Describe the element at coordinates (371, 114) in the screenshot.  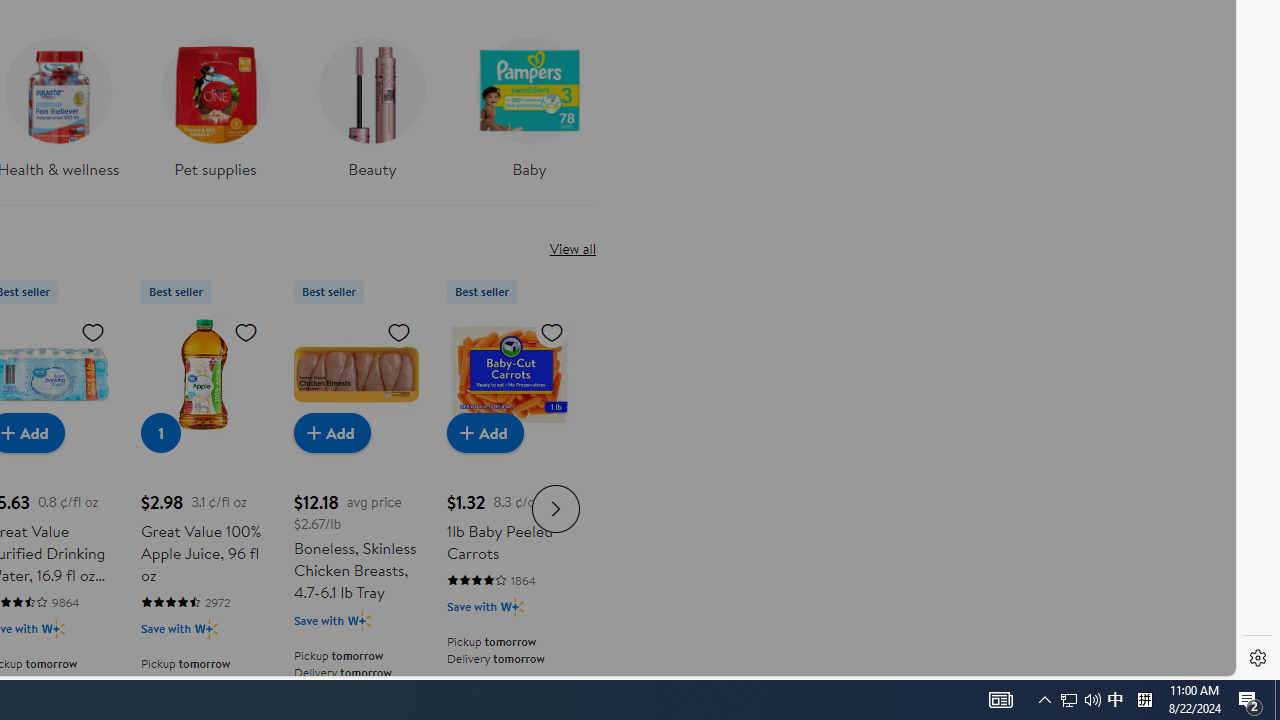
I see `'Beauty'` at that location.